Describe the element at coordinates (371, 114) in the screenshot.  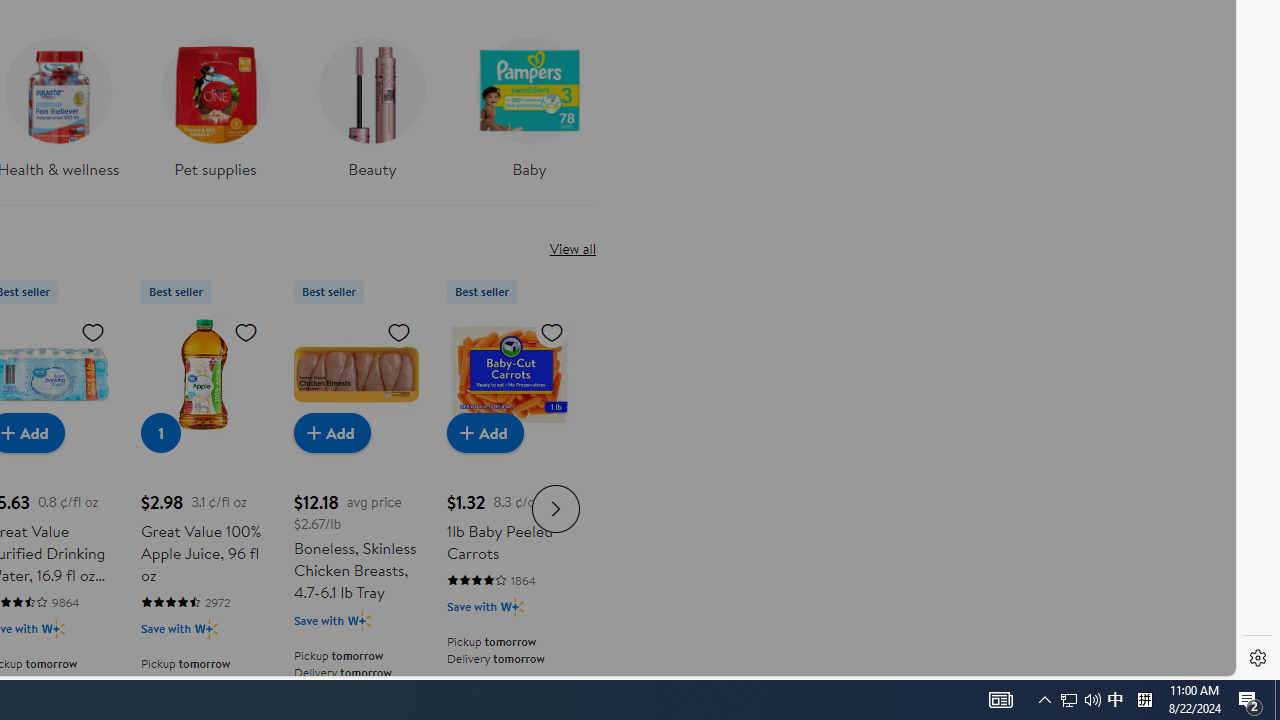
I see `'Beauty'` at that location.